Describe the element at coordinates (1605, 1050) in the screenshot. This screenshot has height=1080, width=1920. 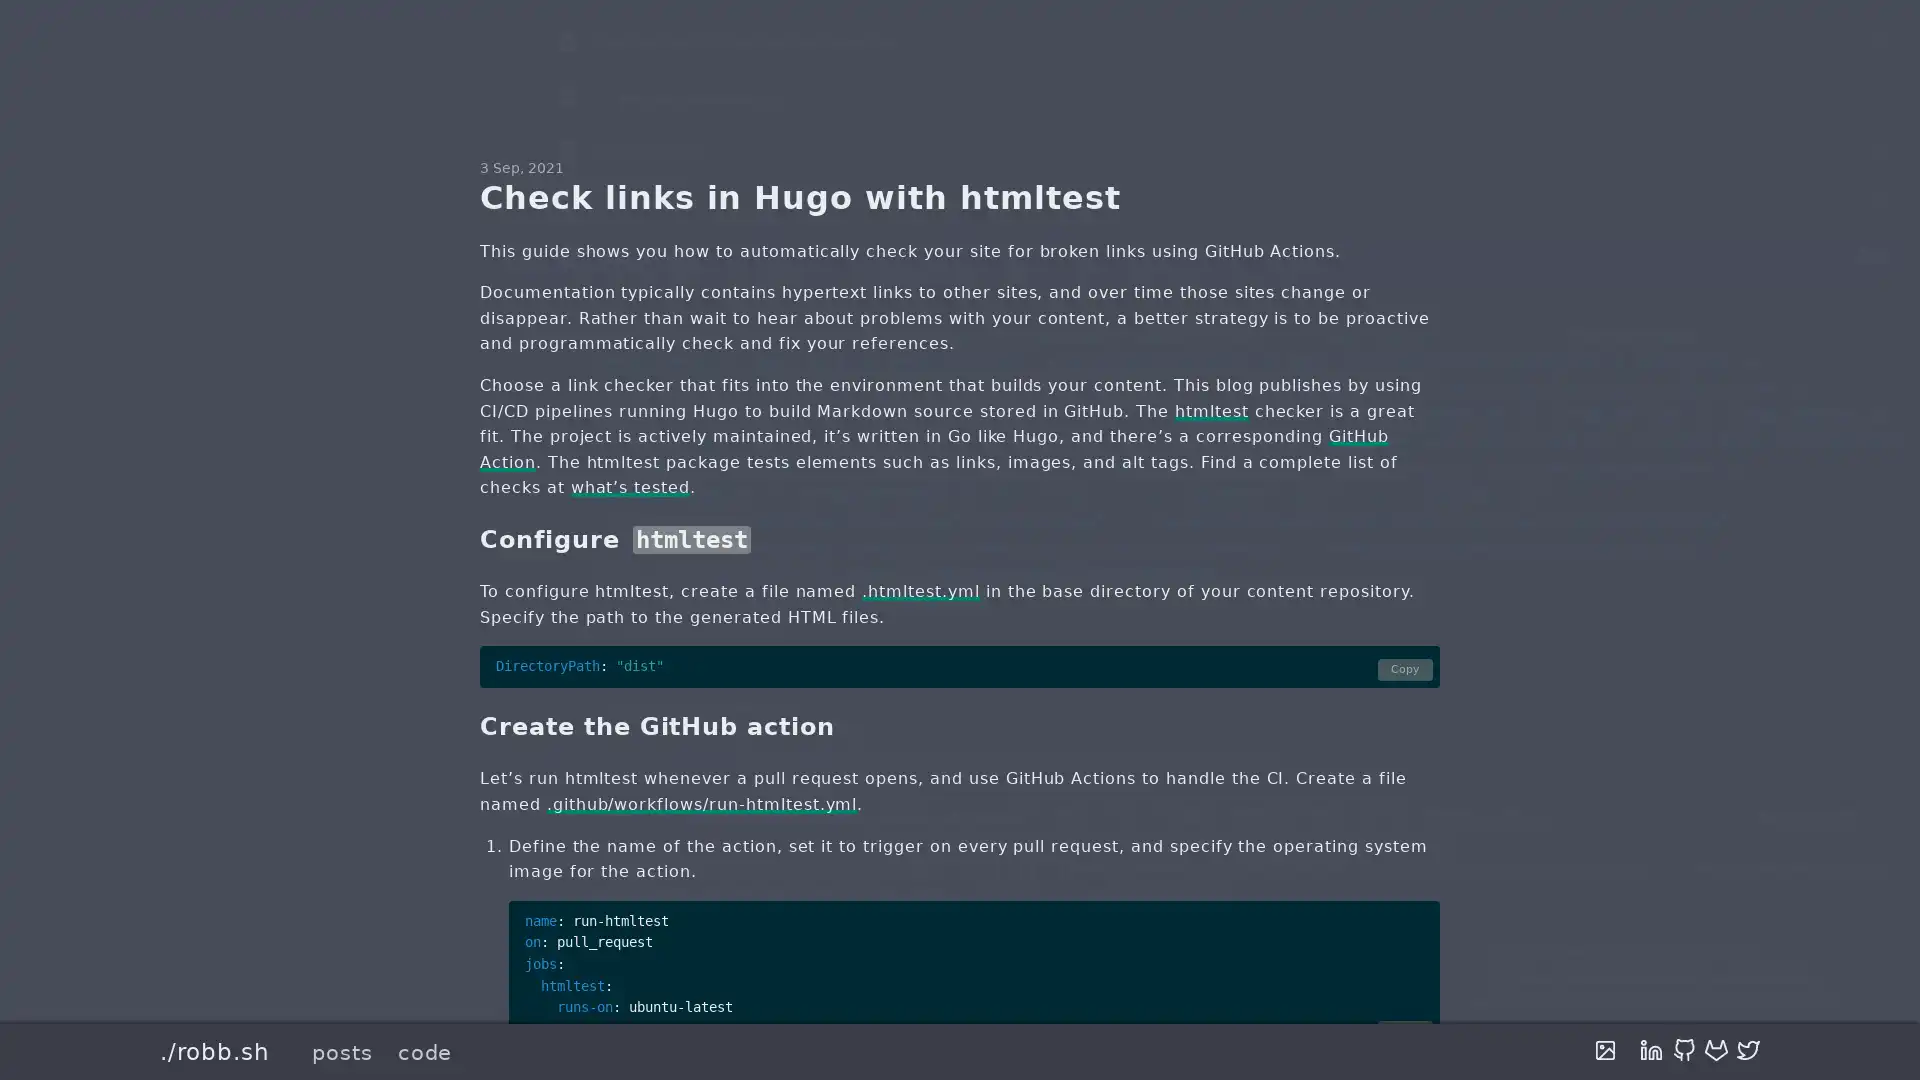
I see `Featured Image` at that location.